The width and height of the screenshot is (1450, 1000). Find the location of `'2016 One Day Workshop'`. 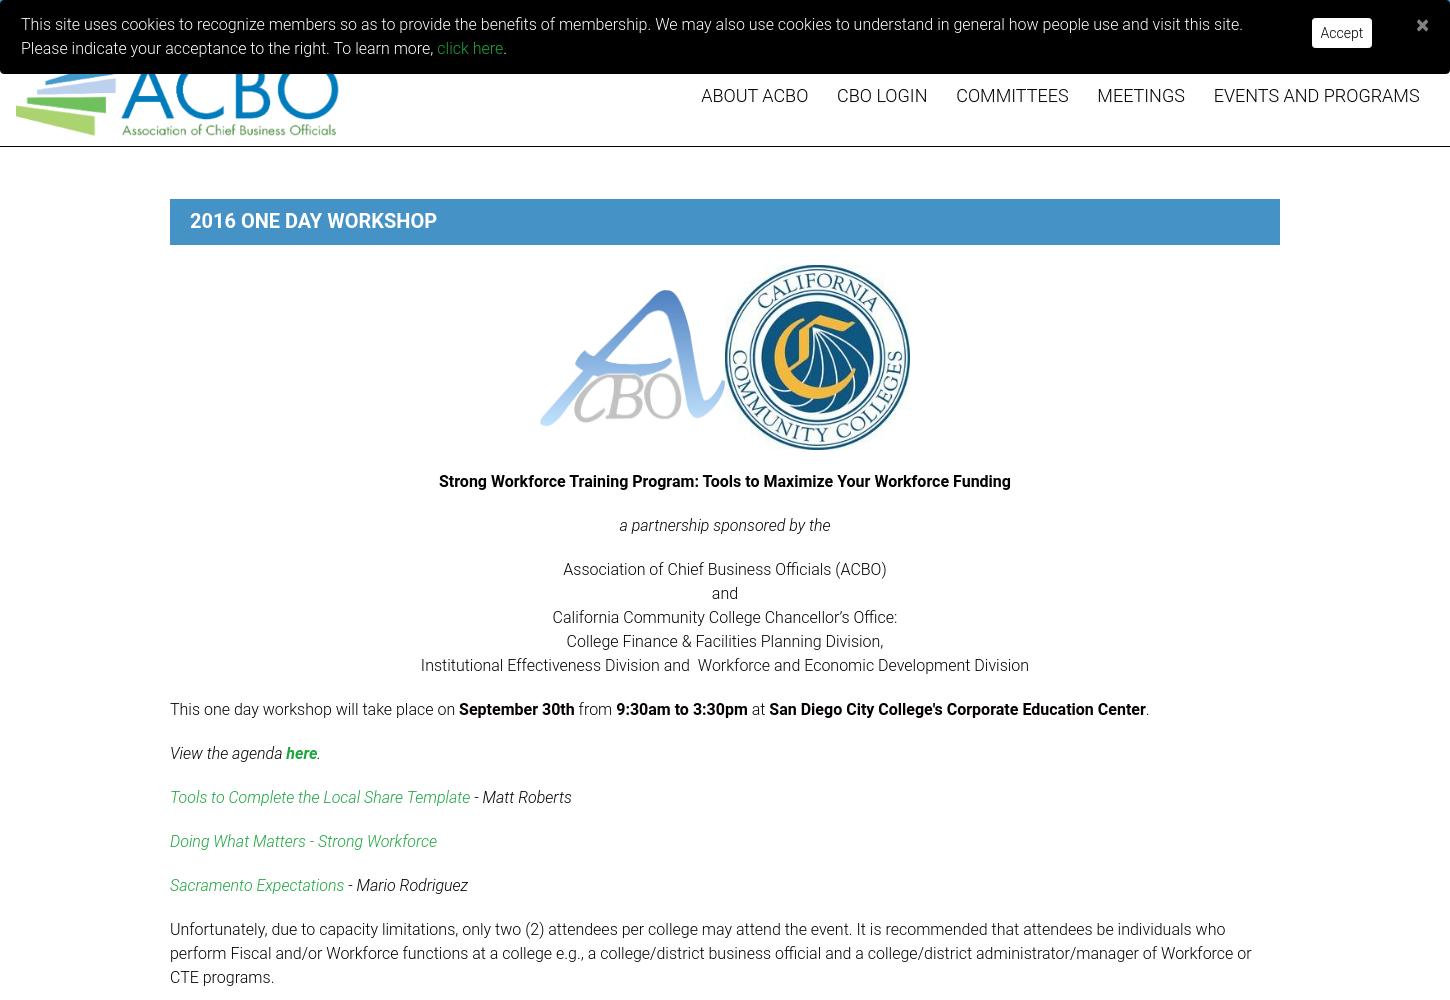

'2016 One Day Workshop' is located at coordinates (188, 220).